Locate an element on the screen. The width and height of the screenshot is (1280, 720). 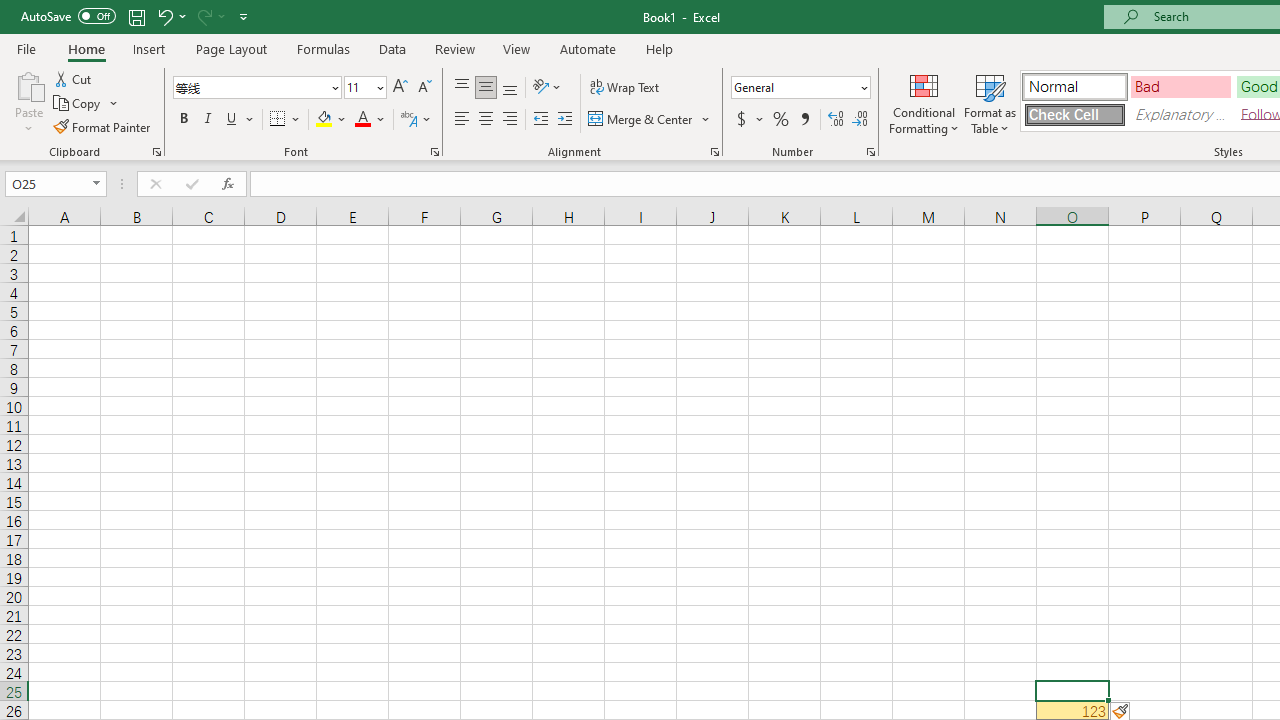
'Paste' is located at coordinates (28, 103).